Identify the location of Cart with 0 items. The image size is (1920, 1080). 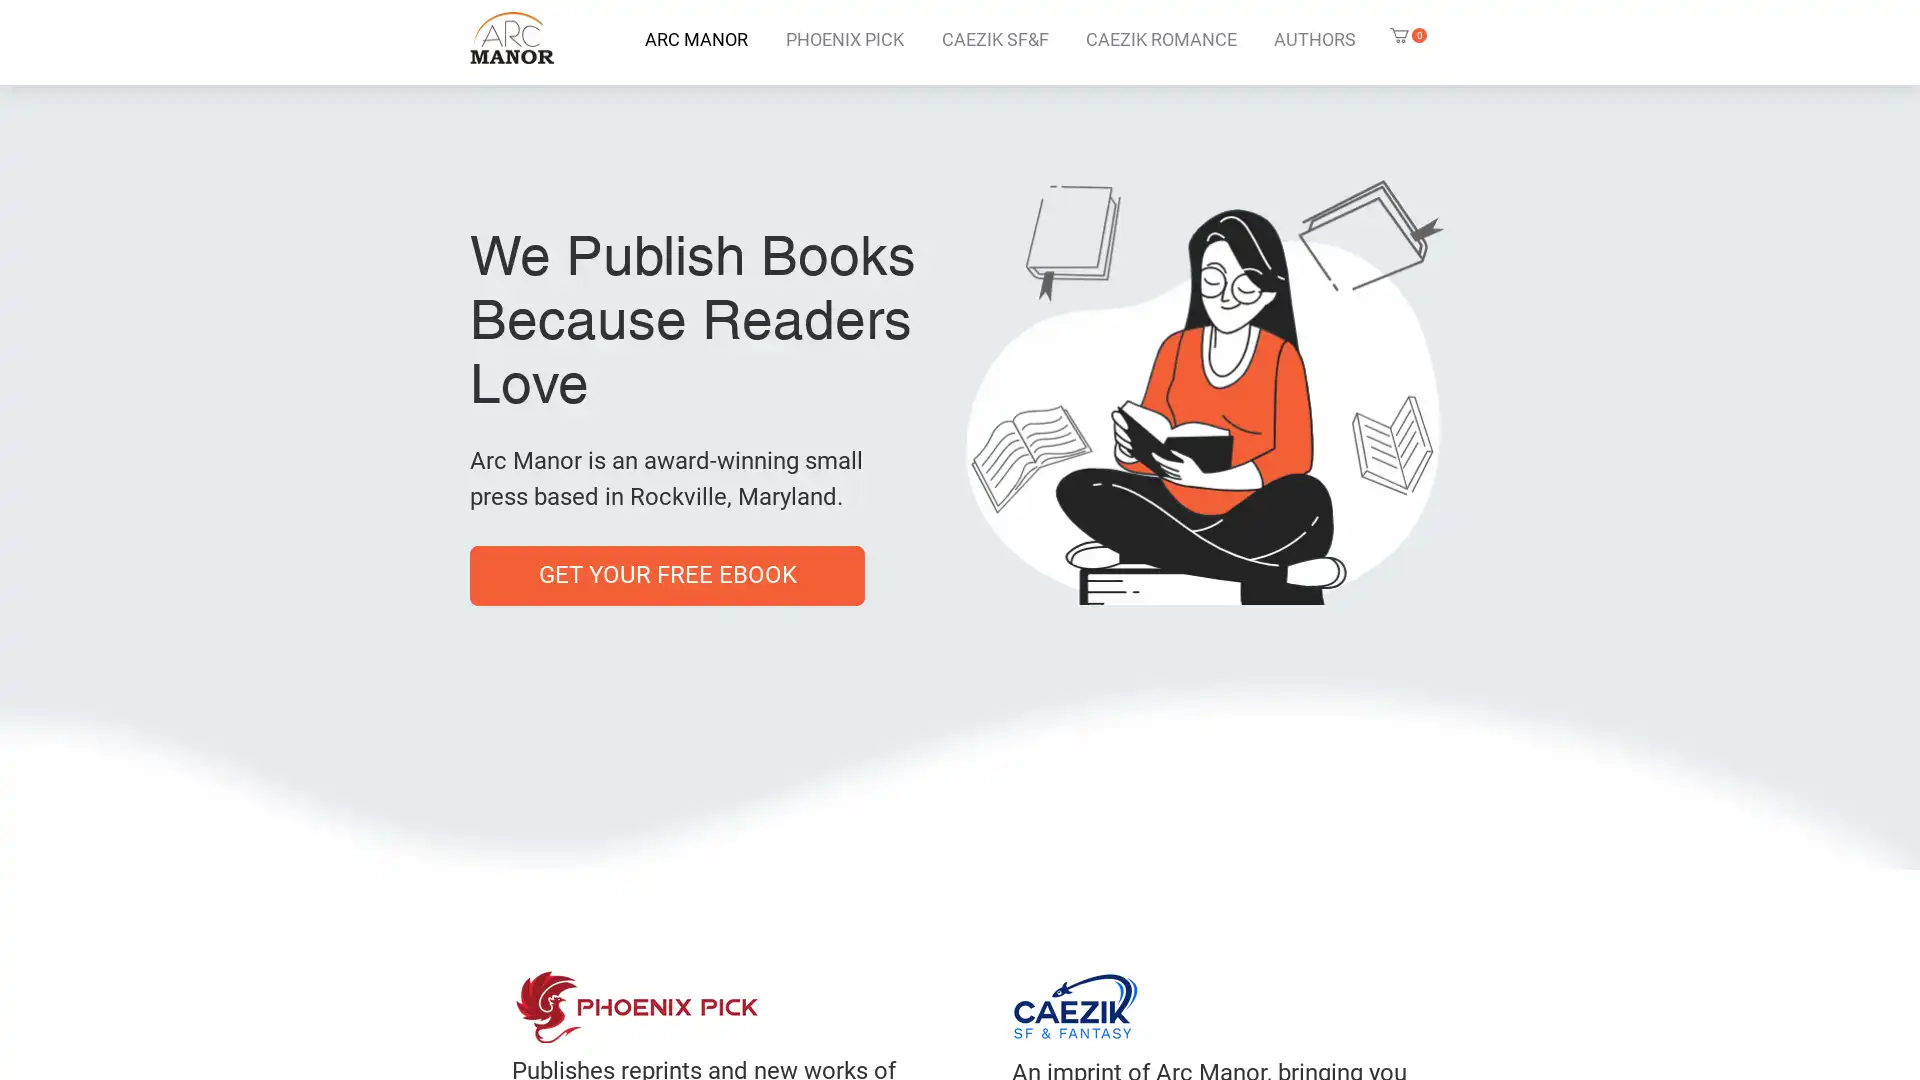
(1407, 35).